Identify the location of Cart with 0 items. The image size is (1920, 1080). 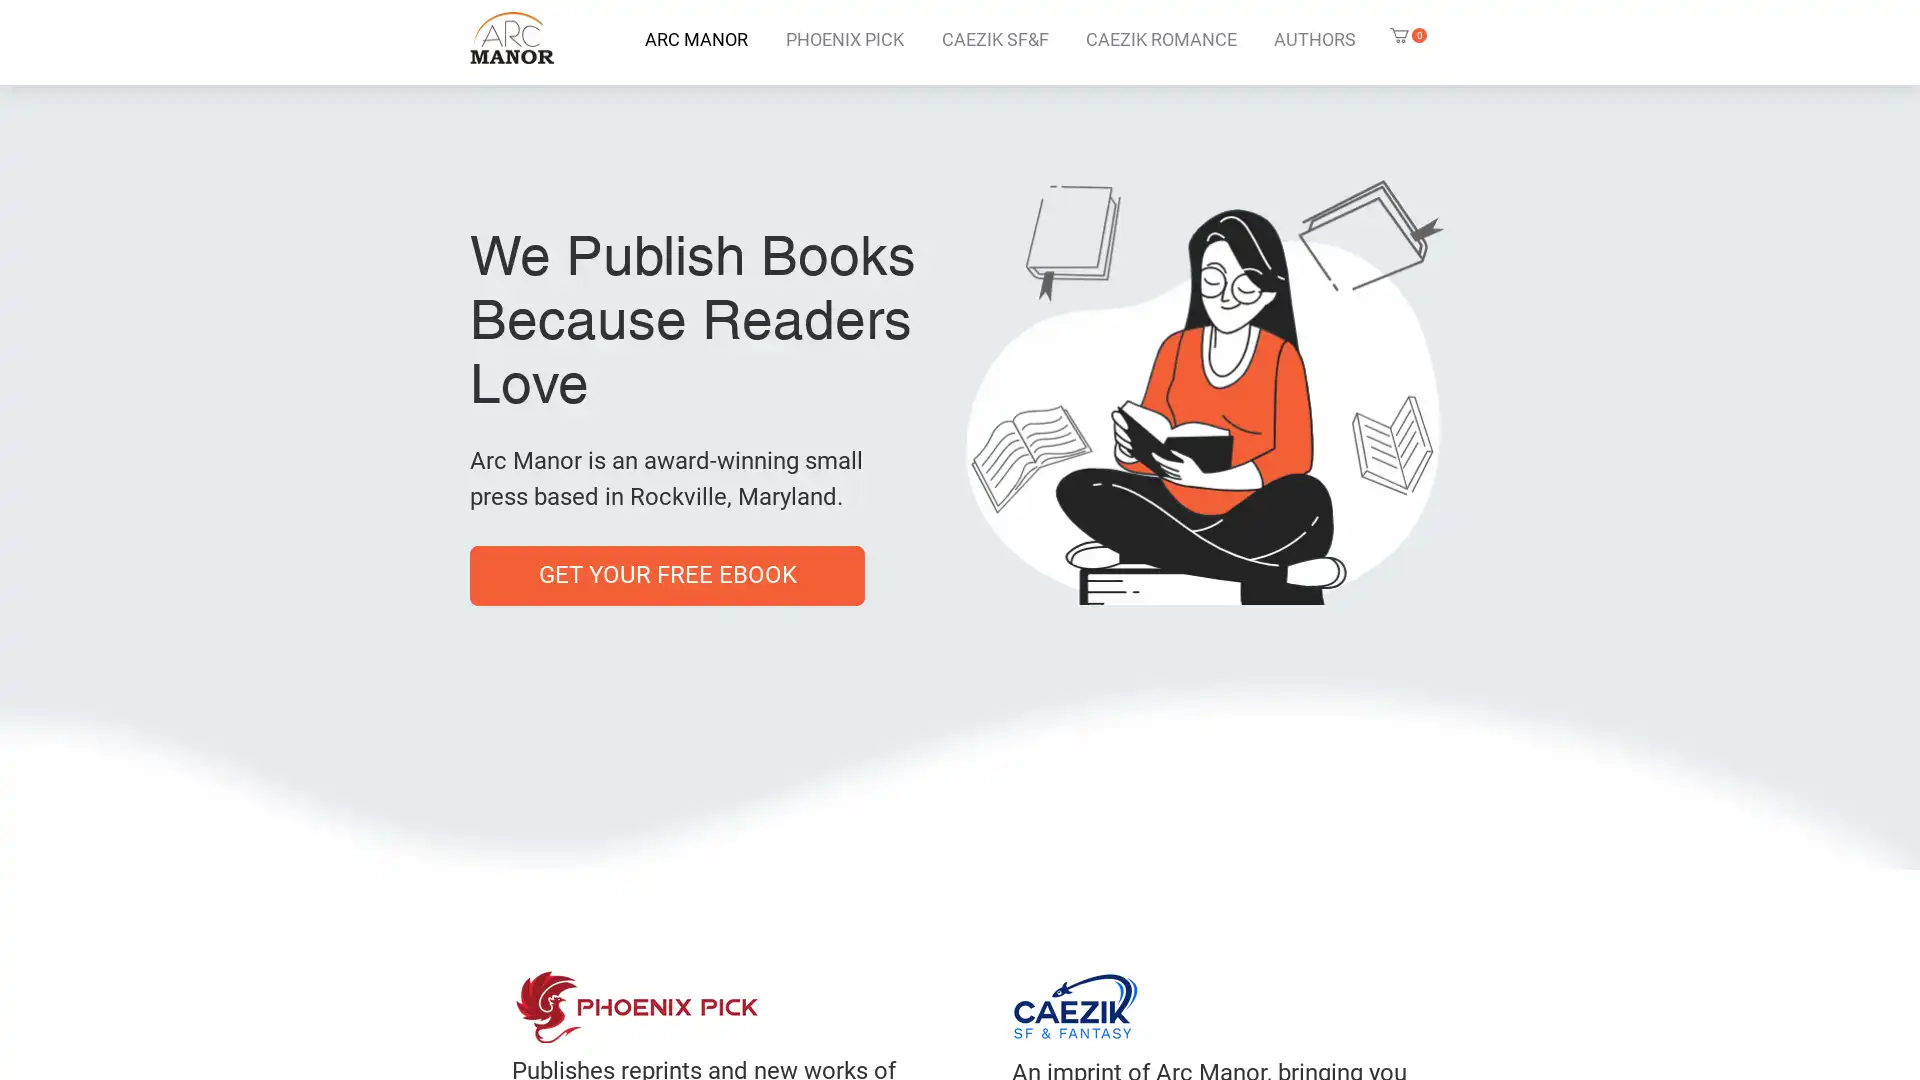
(1407, 35).